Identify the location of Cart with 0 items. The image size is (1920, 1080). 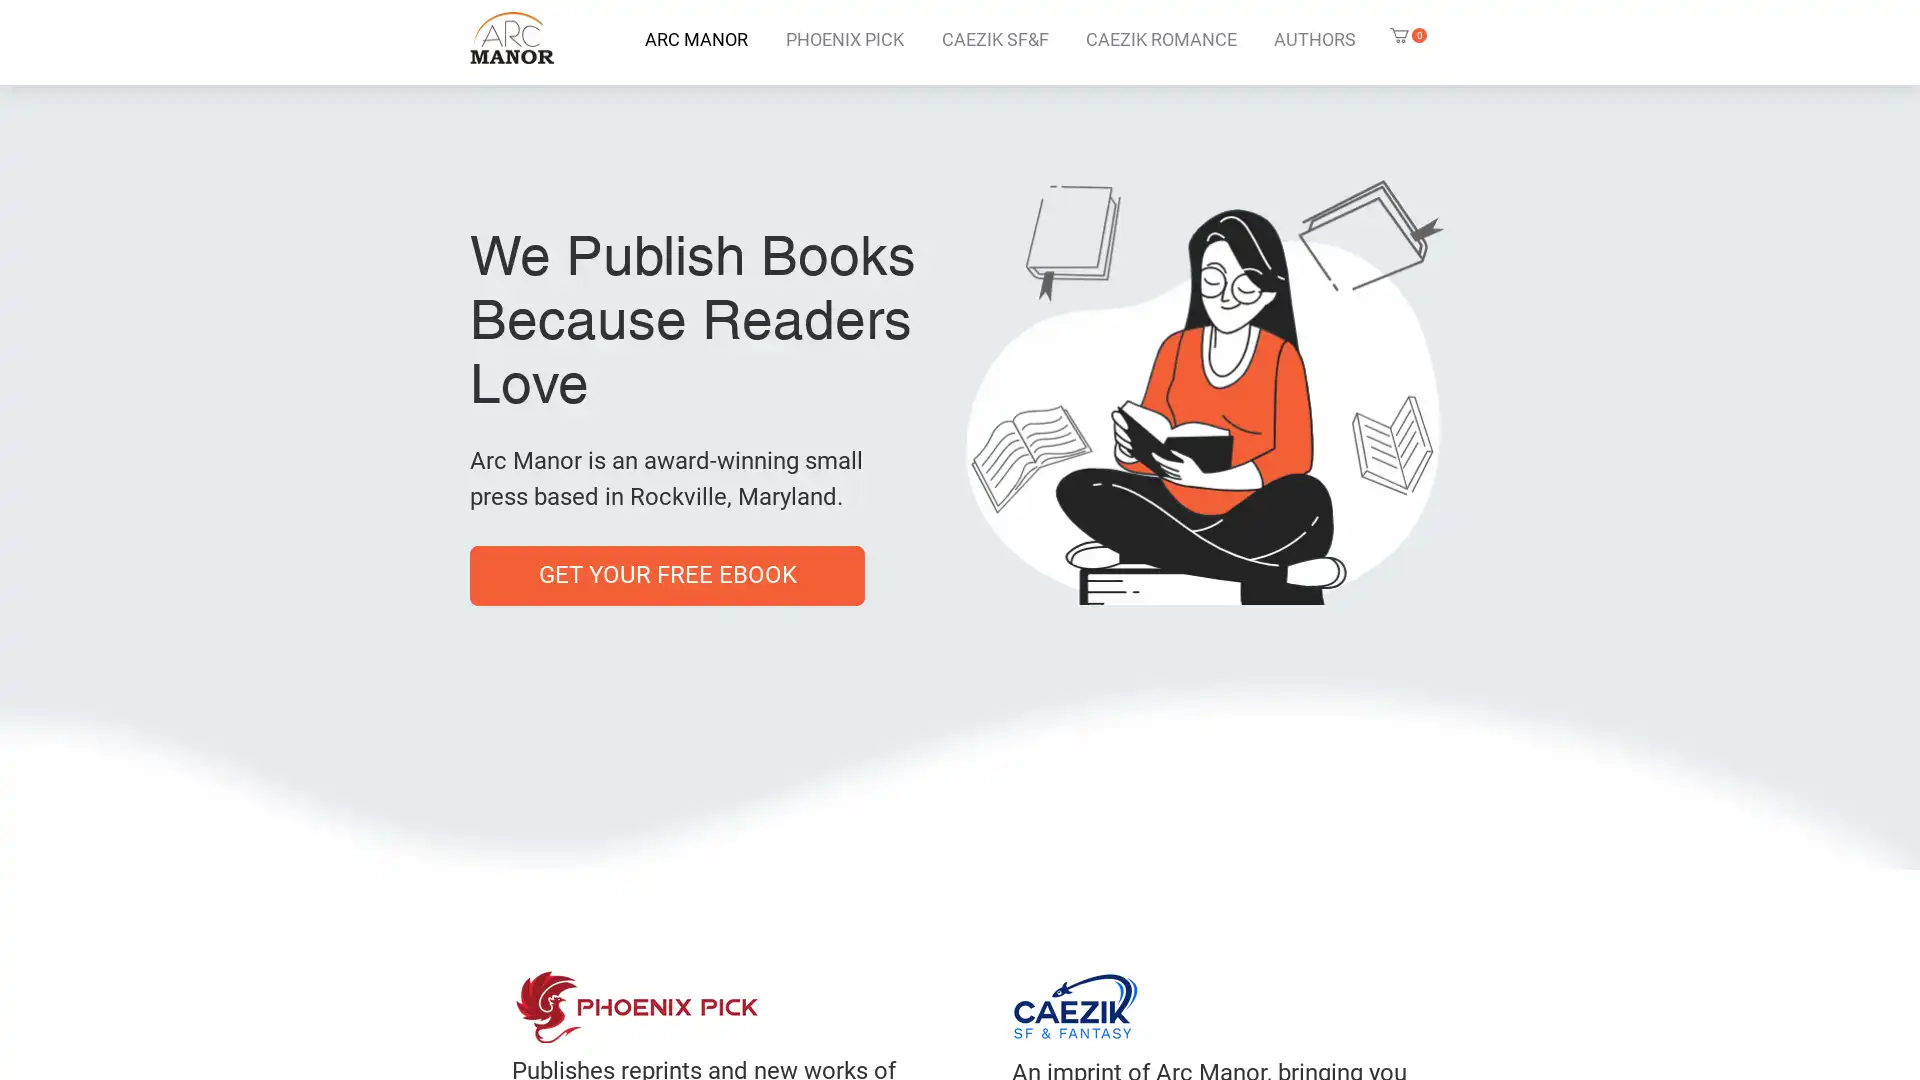
(1407, 35).